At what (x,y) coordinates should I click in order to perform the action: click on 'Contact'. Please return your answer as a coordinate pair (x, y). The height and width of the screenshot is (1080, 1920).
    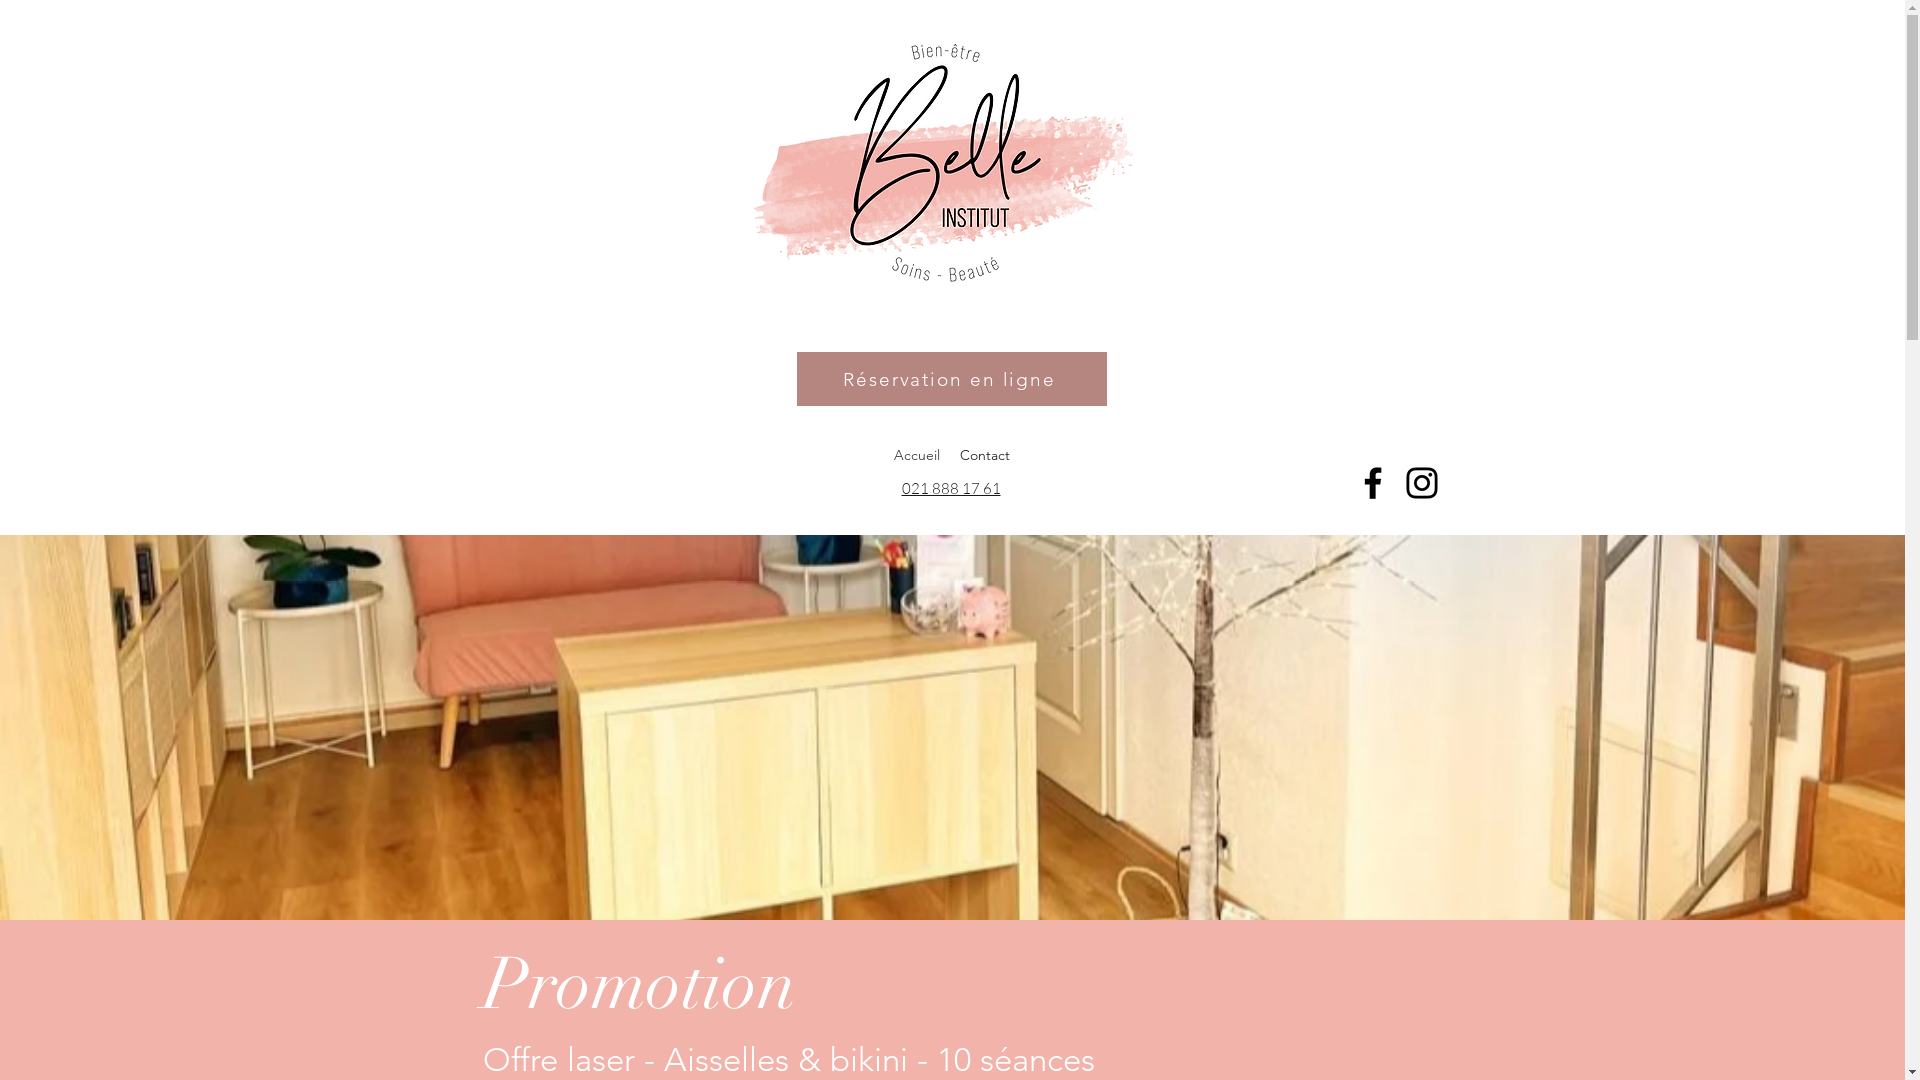
    Looking at the image, I should click on (984, 455).